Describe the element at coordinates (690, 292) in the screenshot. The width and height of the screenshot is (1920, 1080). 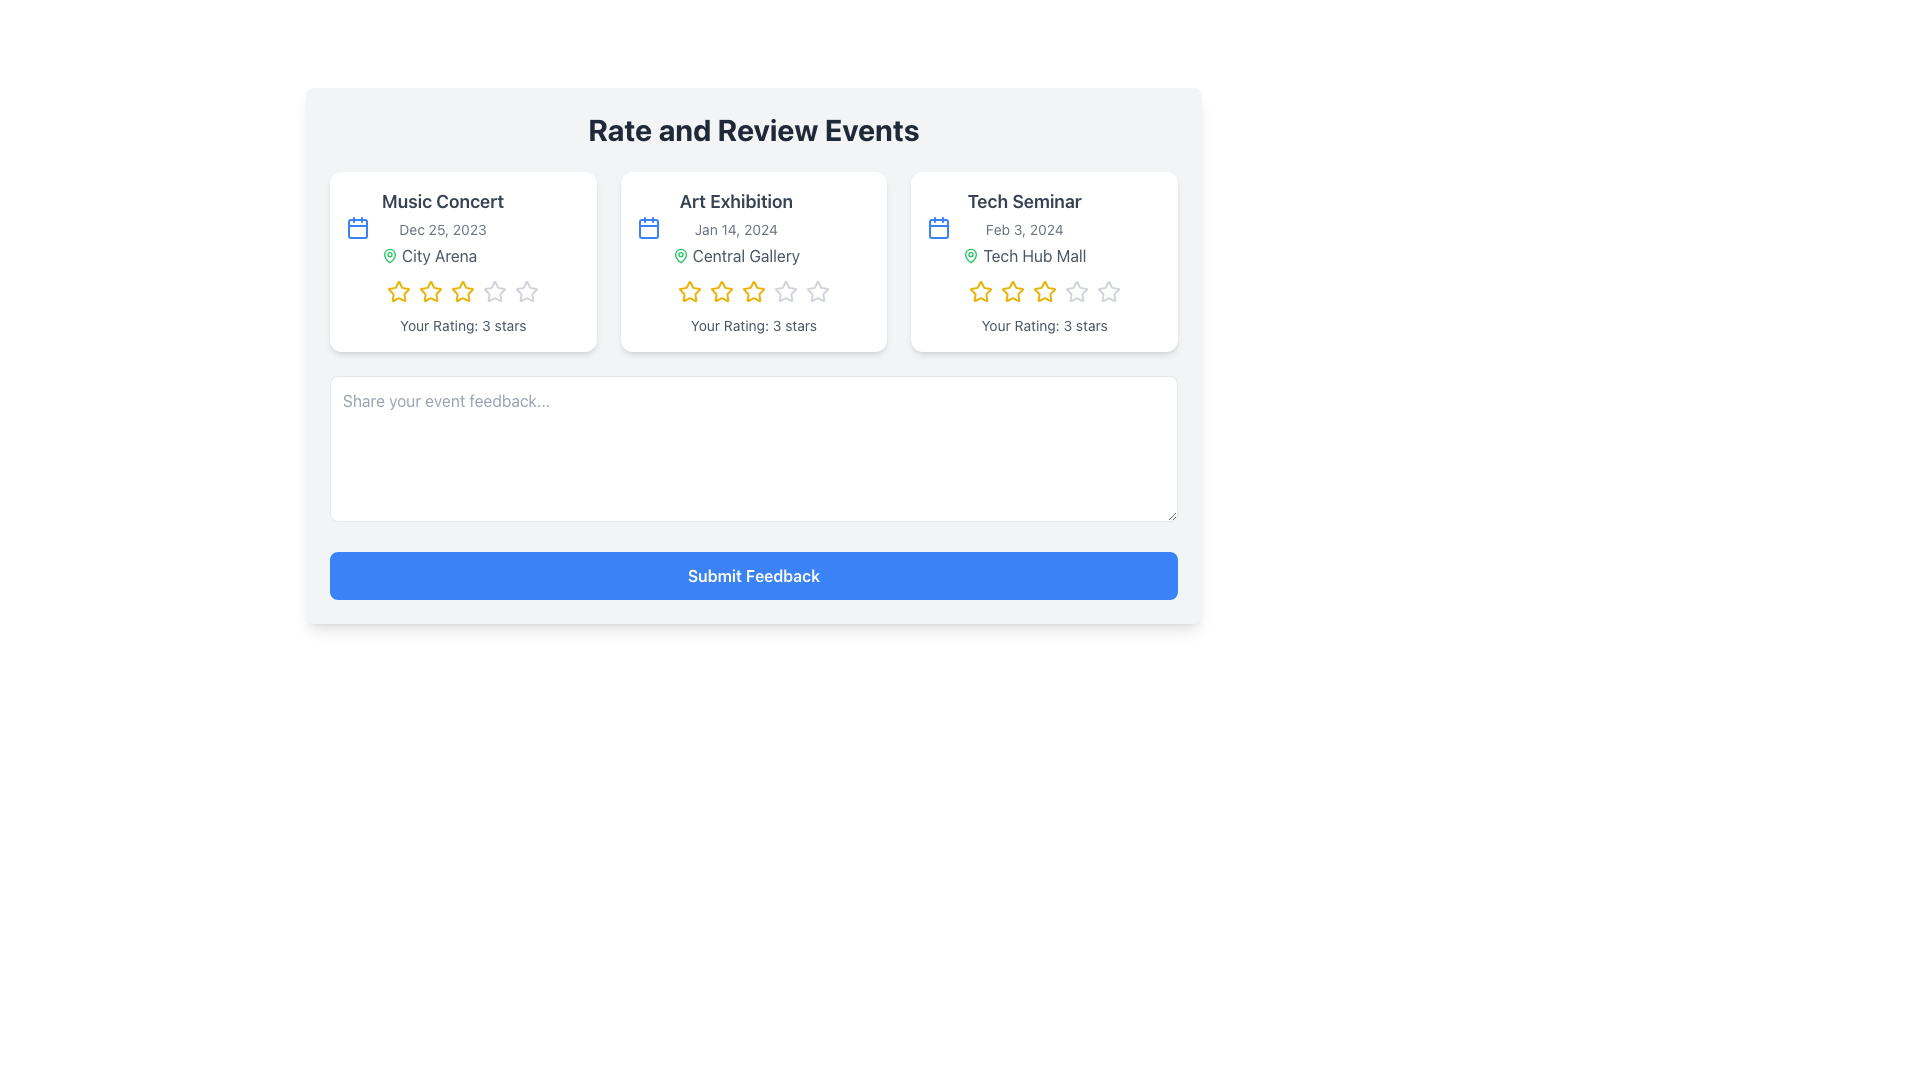
I see `the star icon with a yellow outline representing the second rating in the 'Art Exhibition' section` at that location.